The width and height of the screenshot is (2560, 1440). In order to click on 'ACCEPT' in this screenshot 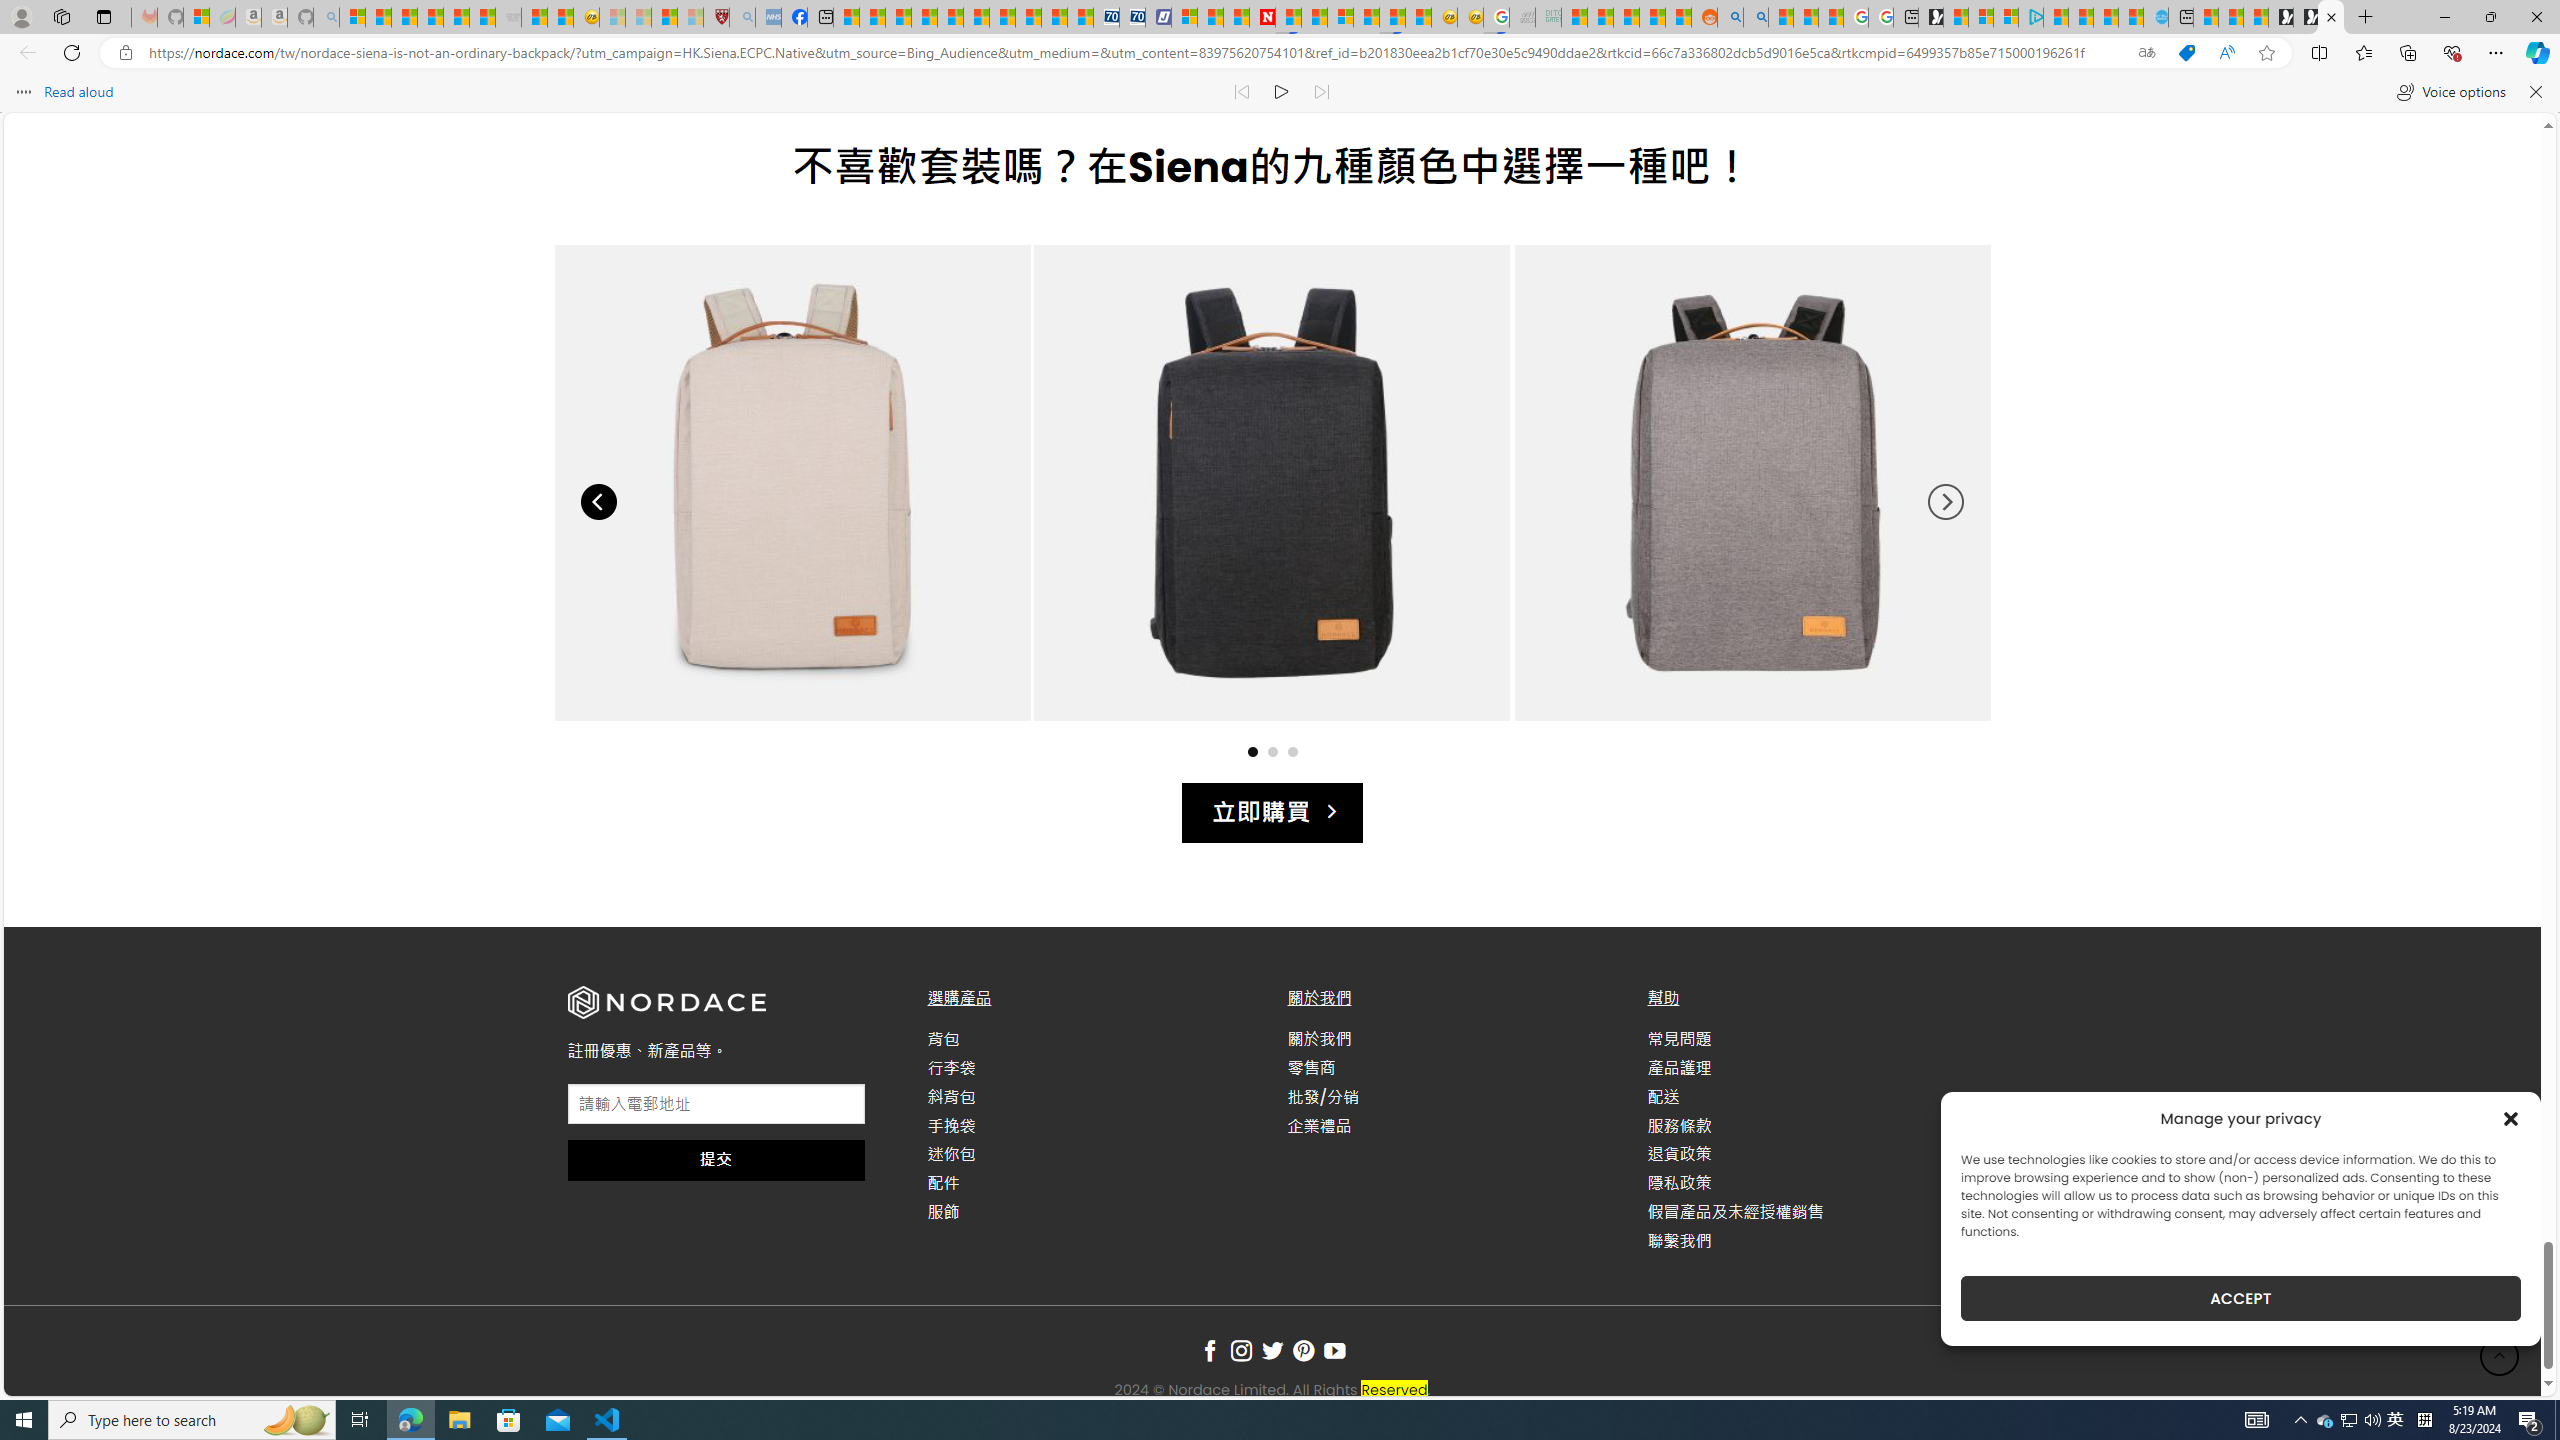, I will do `click(2241, 1298)`.